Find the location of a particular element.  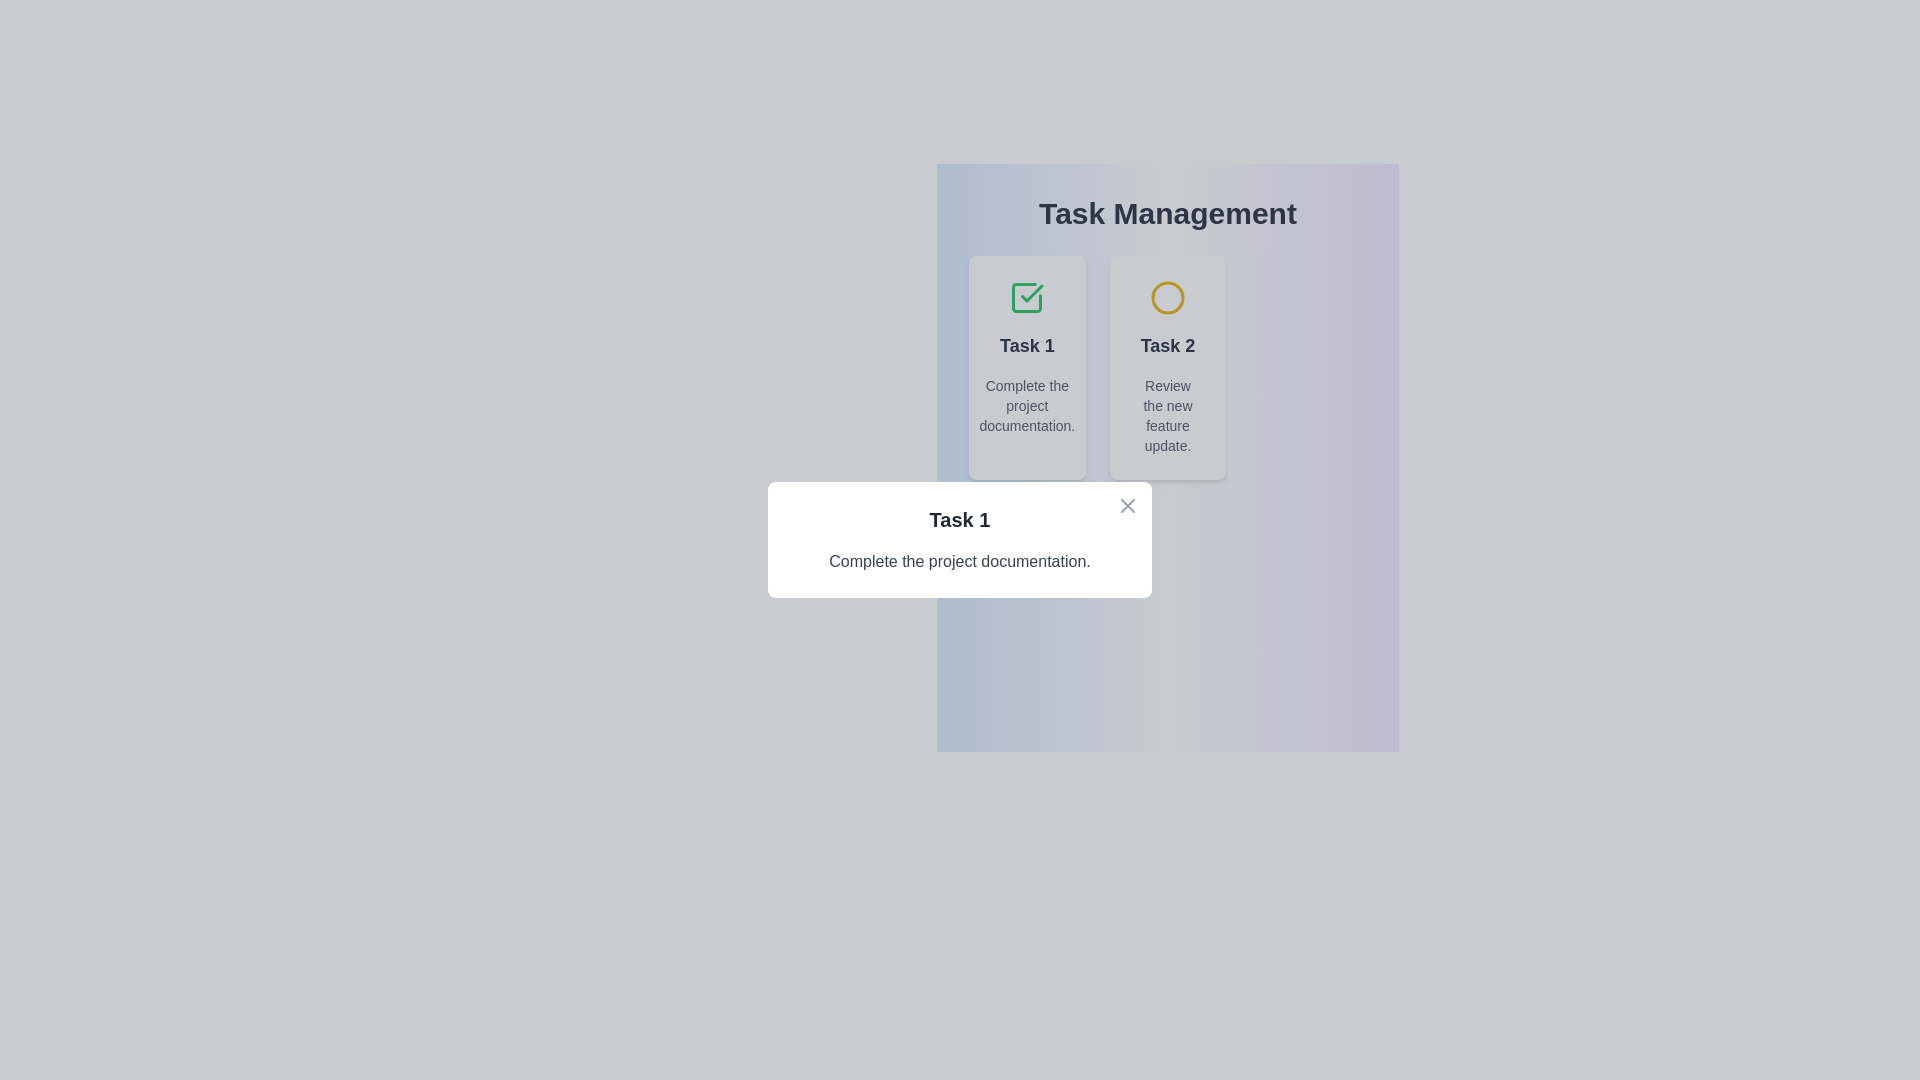

the task description dialog box that displays details of 'Task 1' is located at coordinates (960, 540).